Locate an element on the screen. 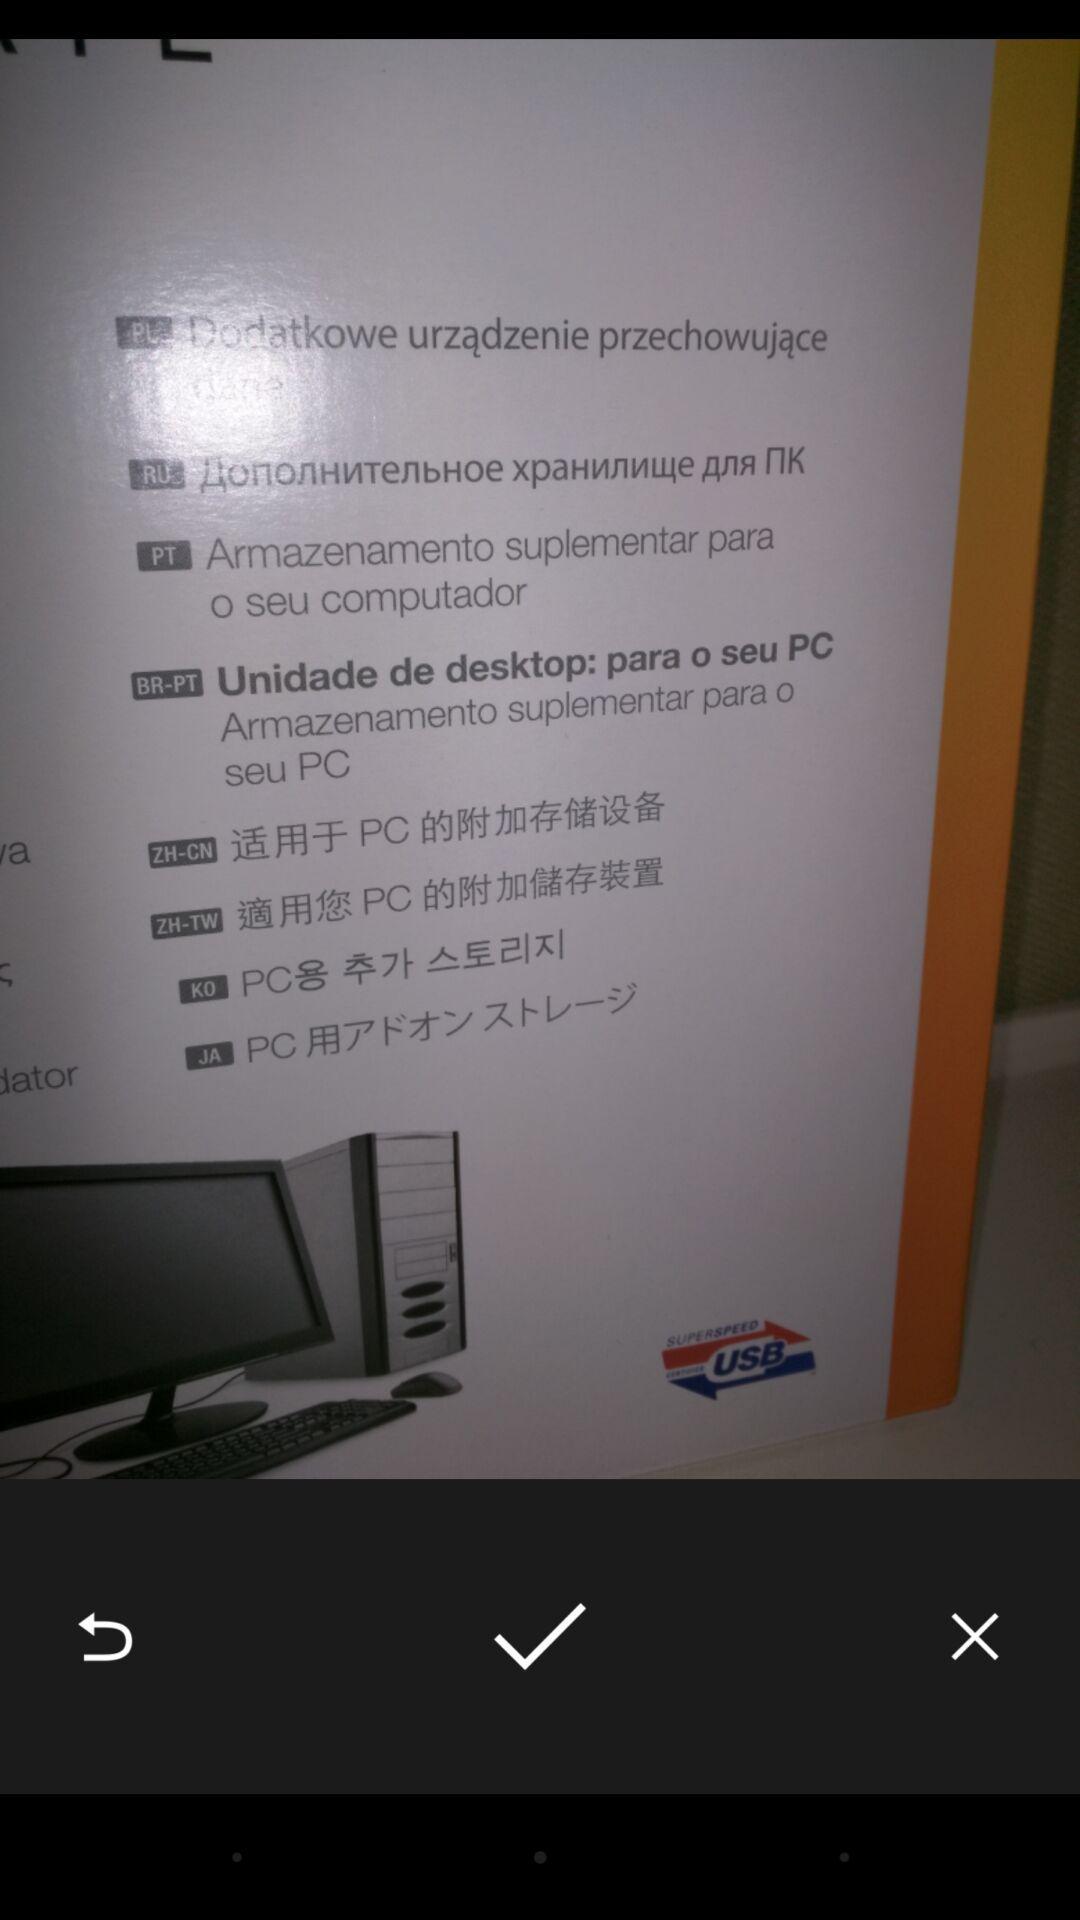  the icon at the bottom right corner is located at coordinates (974, 1636).